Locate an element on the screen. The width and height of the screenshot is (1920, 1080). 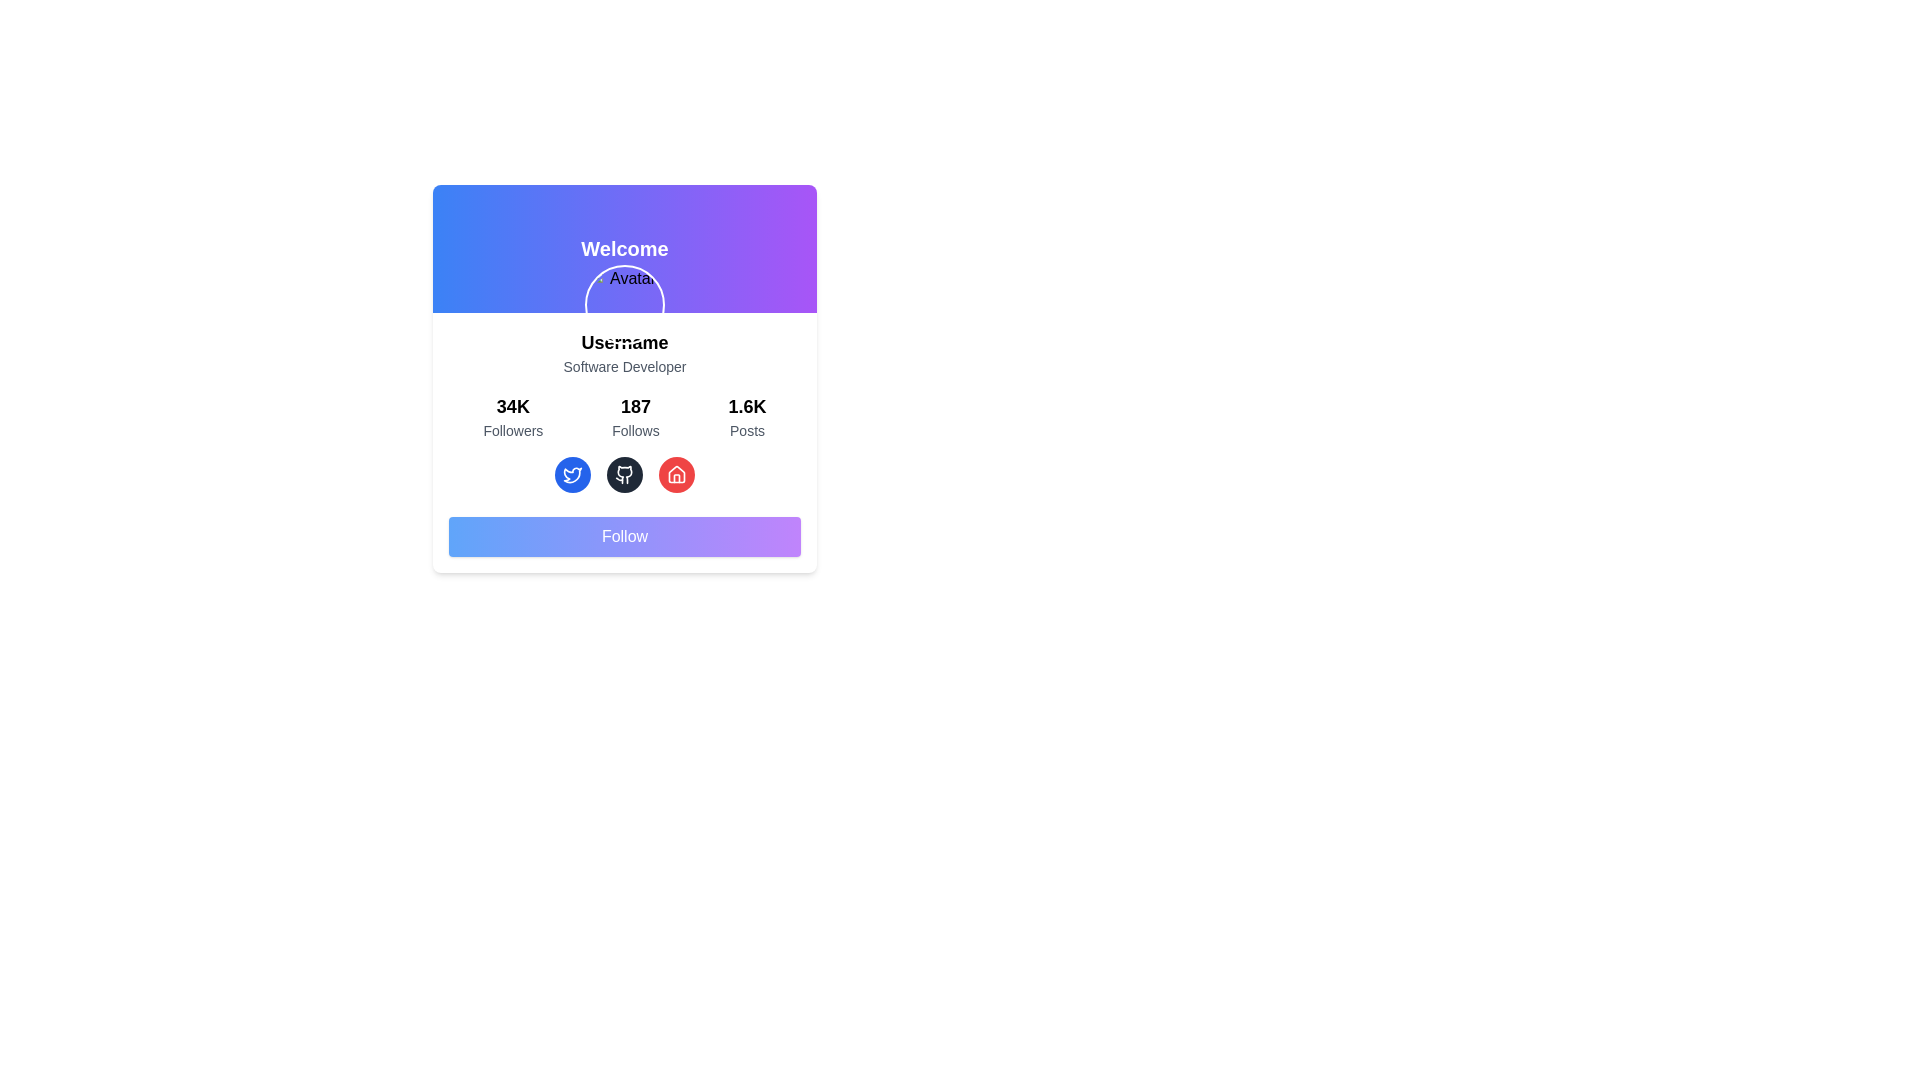
the text label displaying 'Follows' which is styled in gray underneath the number '187' within the profile statistics card is located at coordinates (634, 430).